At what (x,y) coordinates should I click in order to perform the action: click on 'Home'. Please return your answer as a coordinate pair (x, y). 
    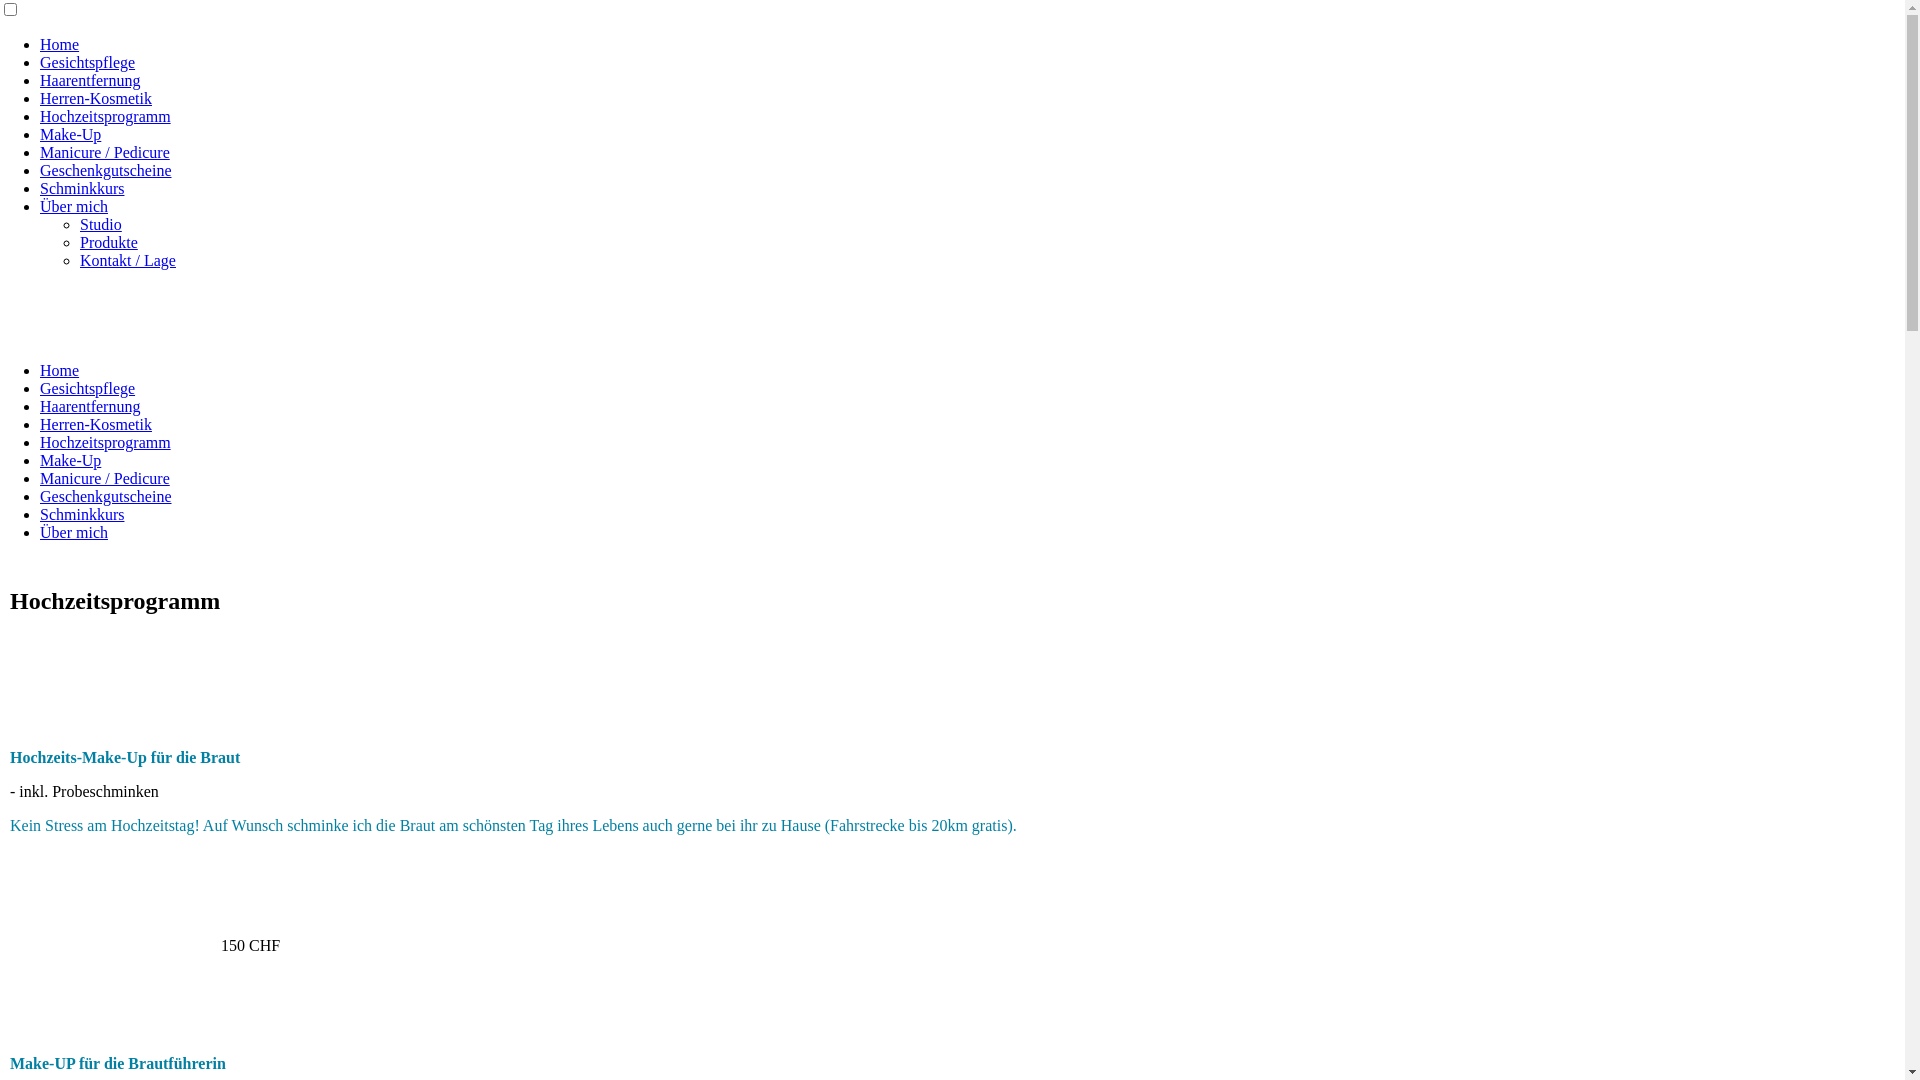
    Looking at the image, I should click on (59, 370).